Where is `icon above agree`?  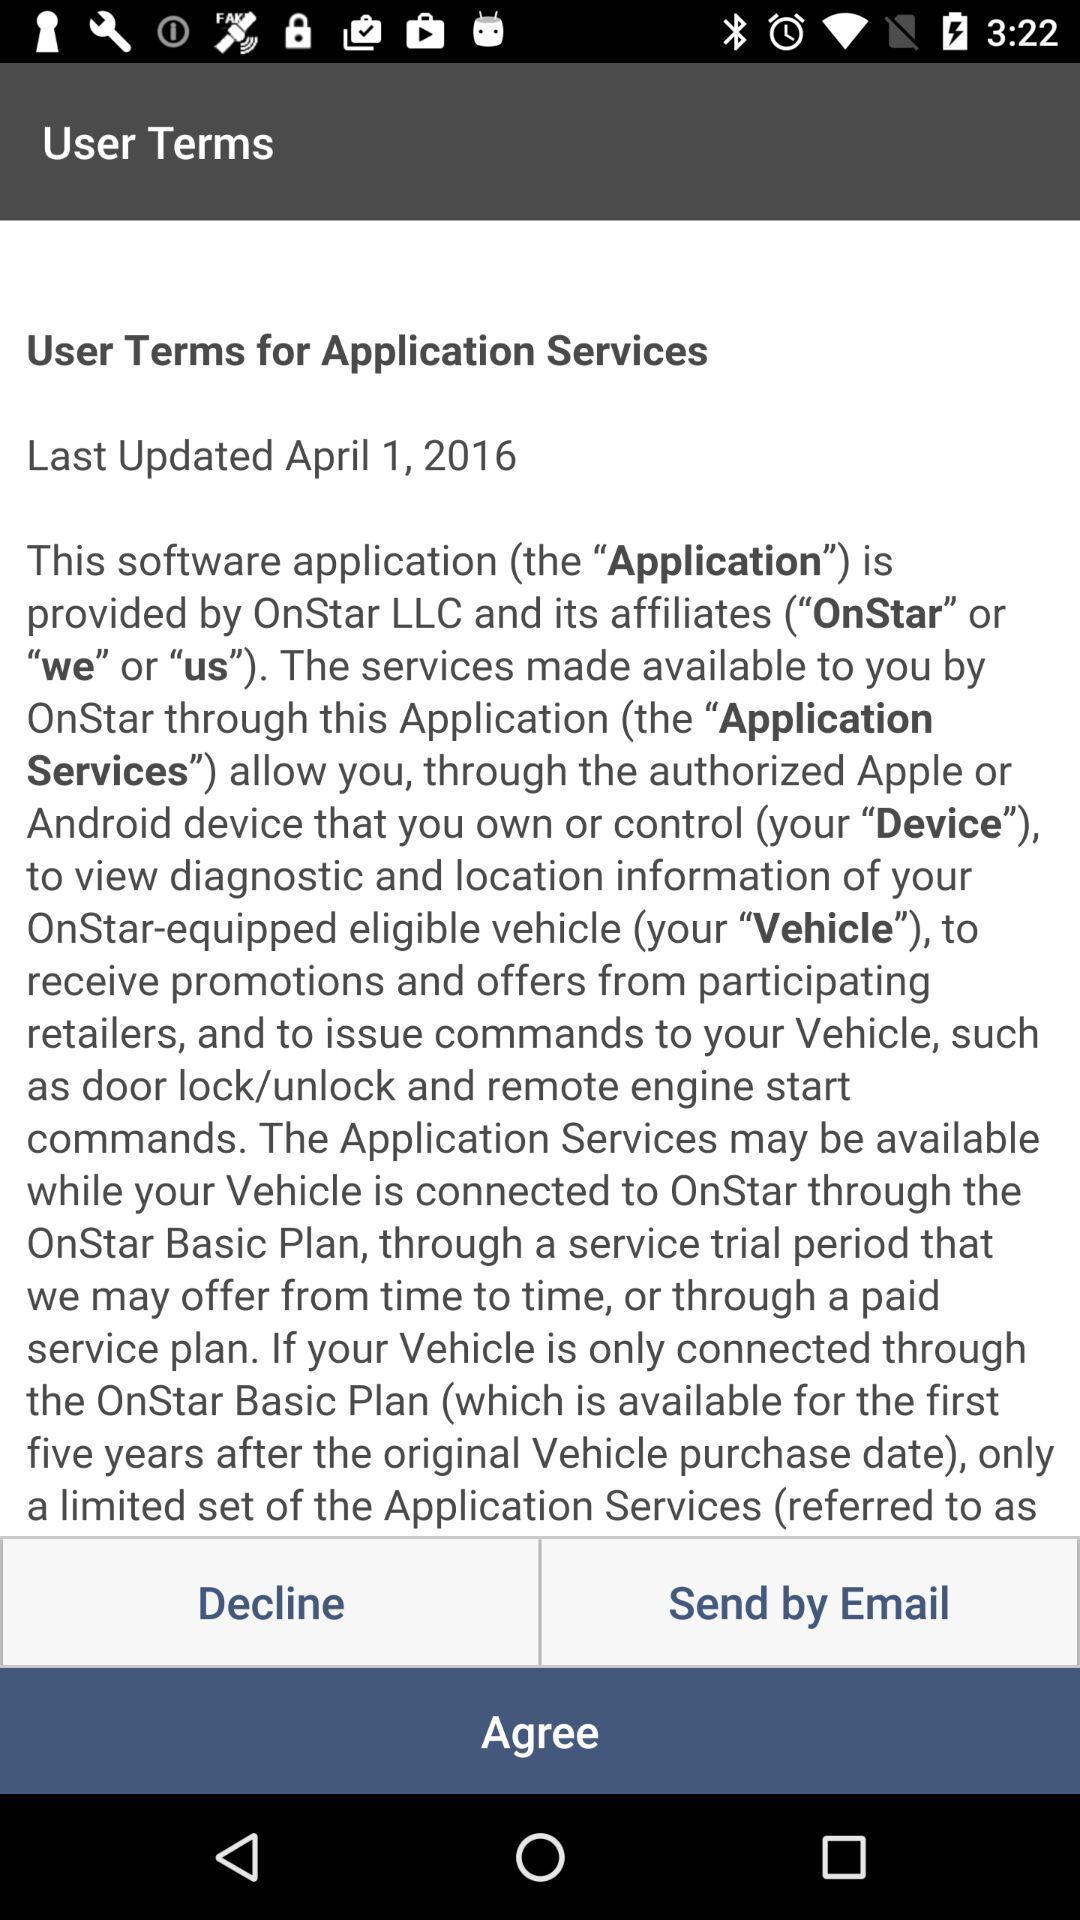
icon above agree is located at coordinates (270, 1602).